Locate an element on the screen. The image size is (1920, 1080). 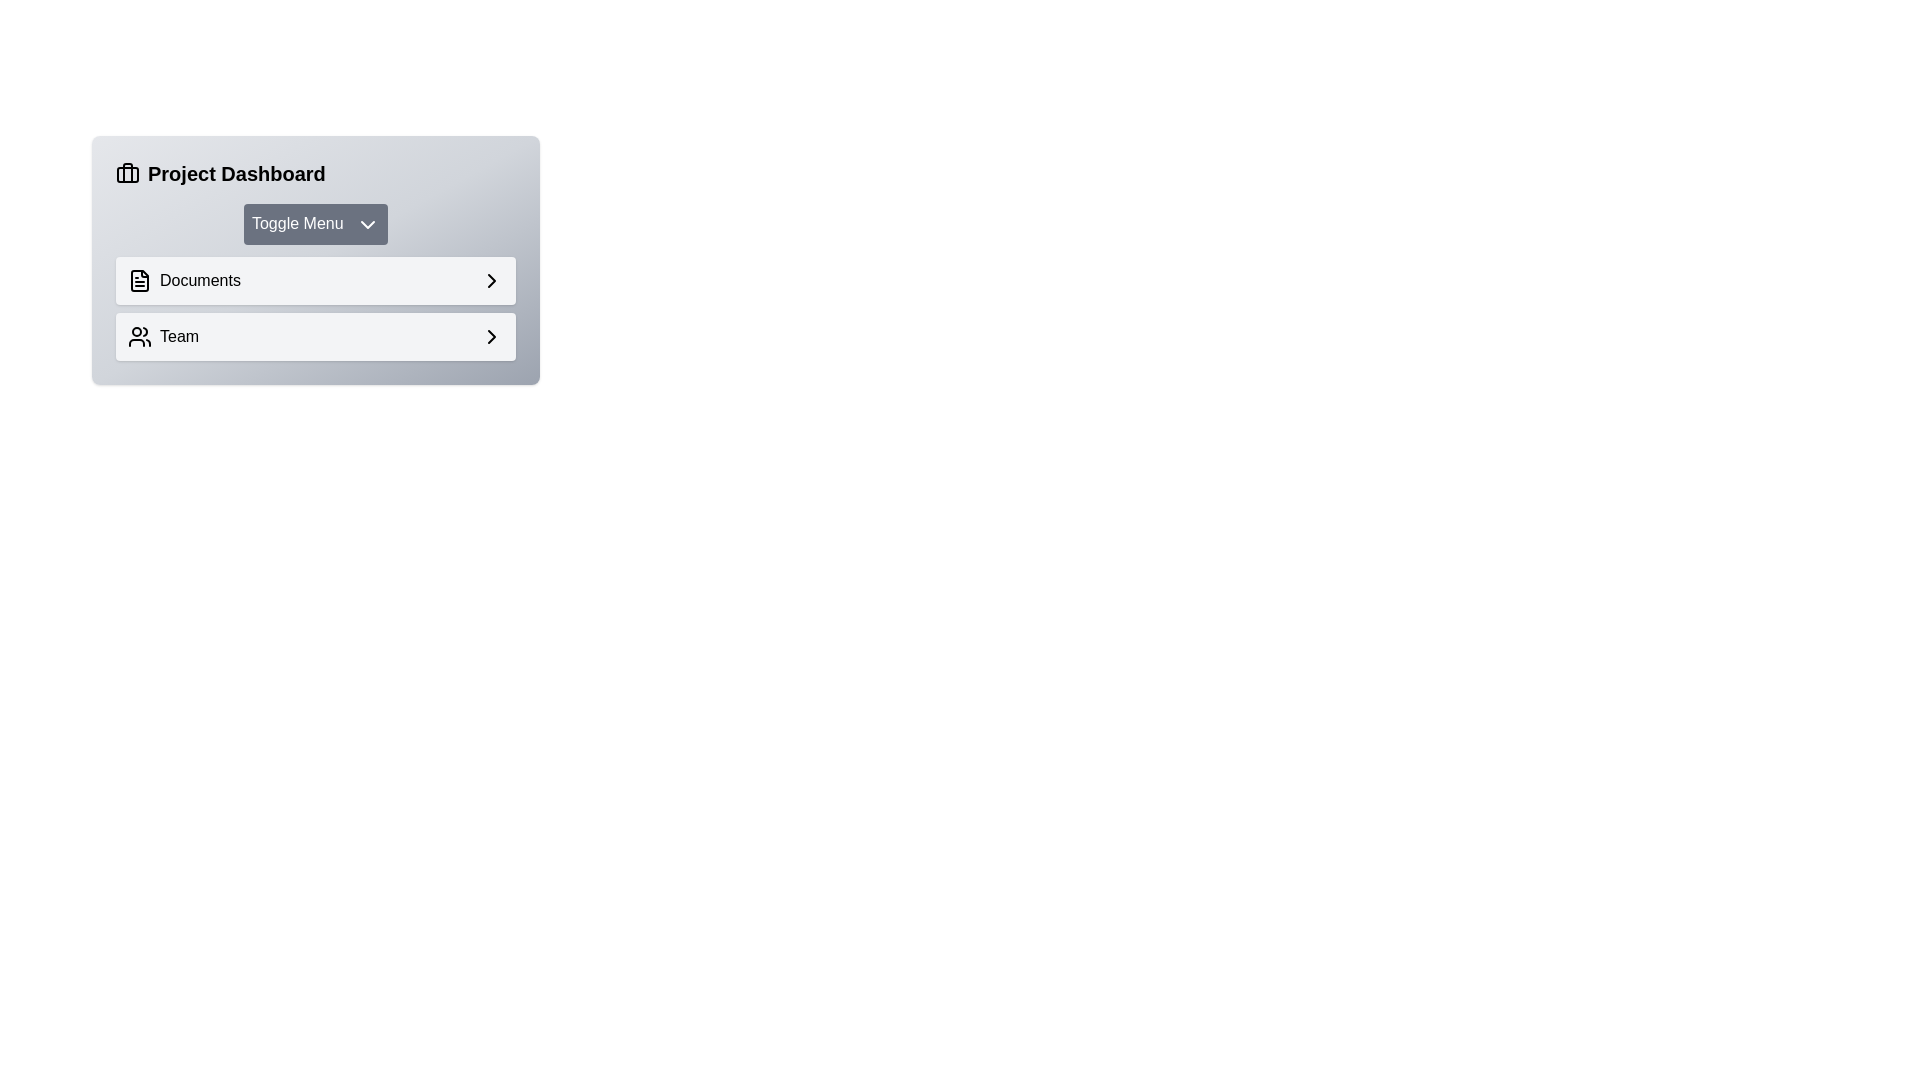
the 'Team' navigation link located below the 'Documents' item in the 'Project Dashboard' is located at coordinates (163, 335).